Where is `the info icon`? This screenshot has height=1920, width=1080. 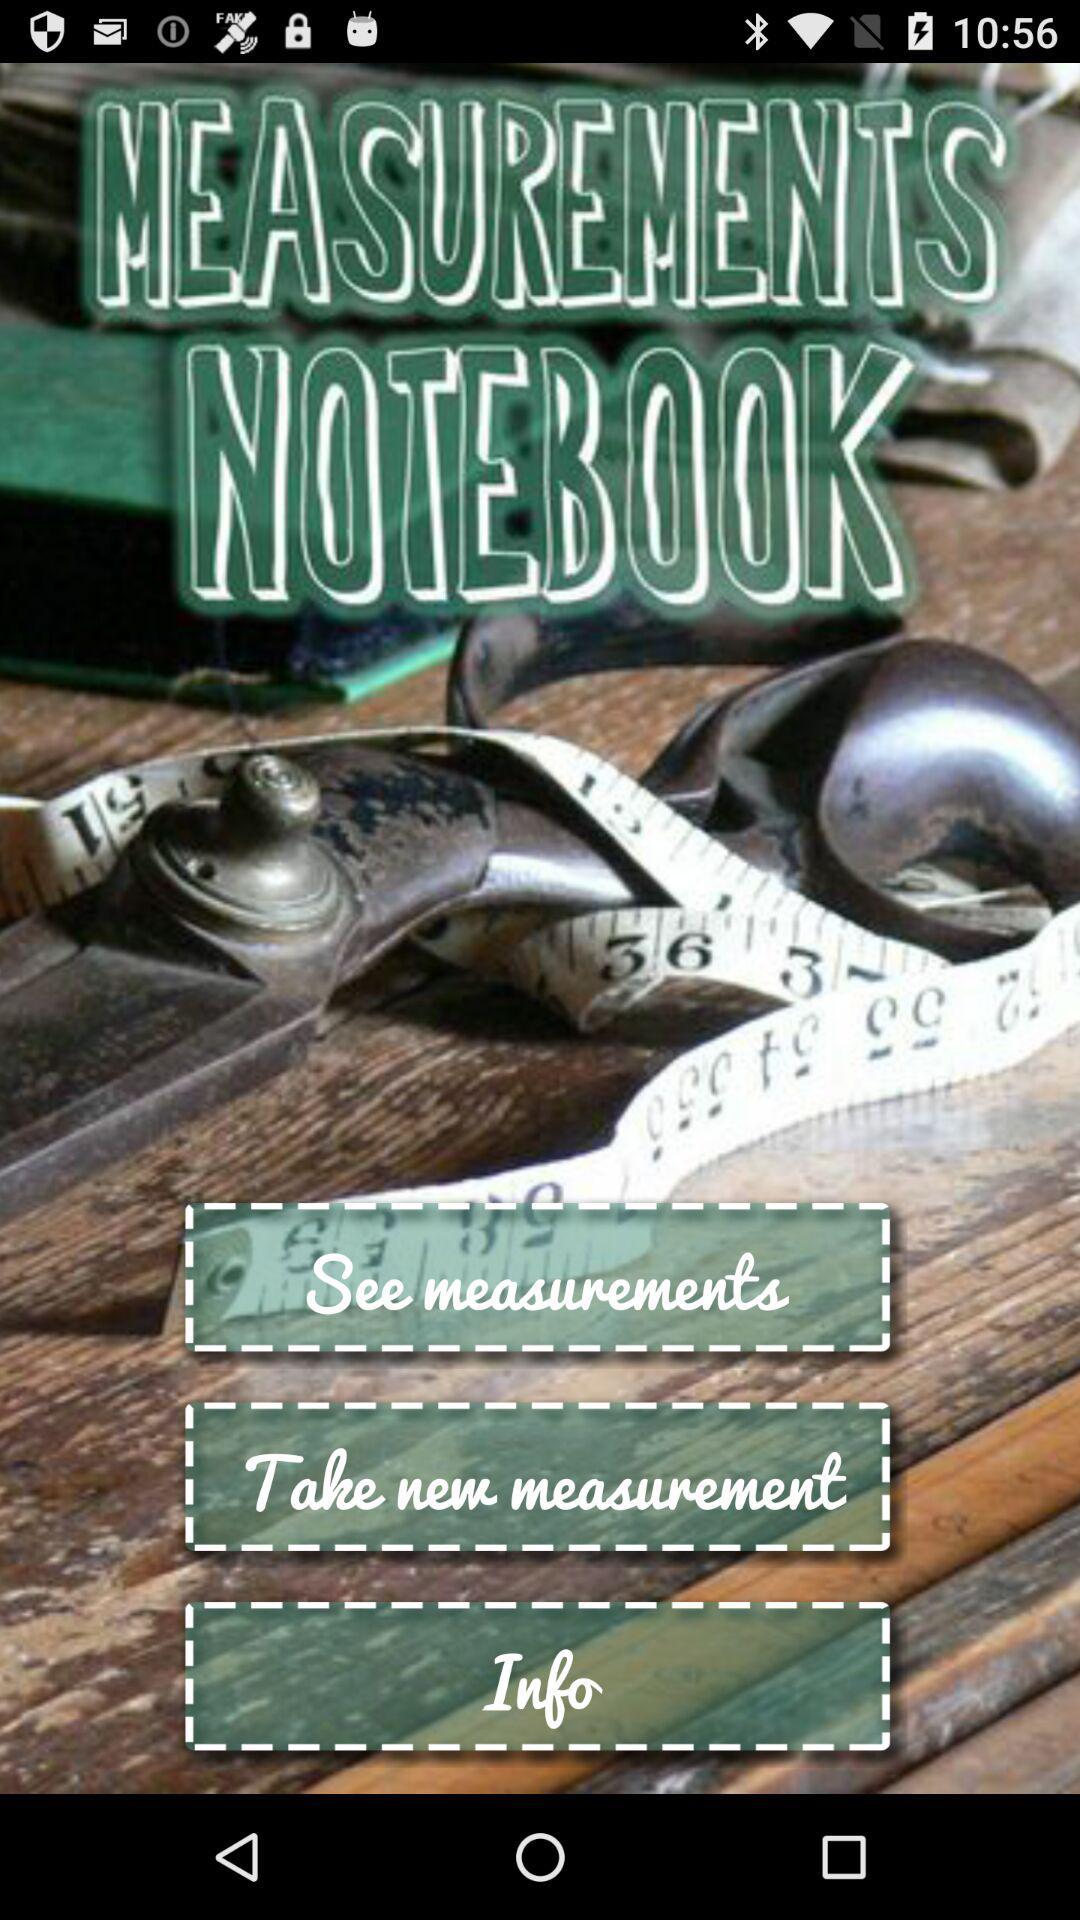
the info icon is located at coordinates (540, 1680).